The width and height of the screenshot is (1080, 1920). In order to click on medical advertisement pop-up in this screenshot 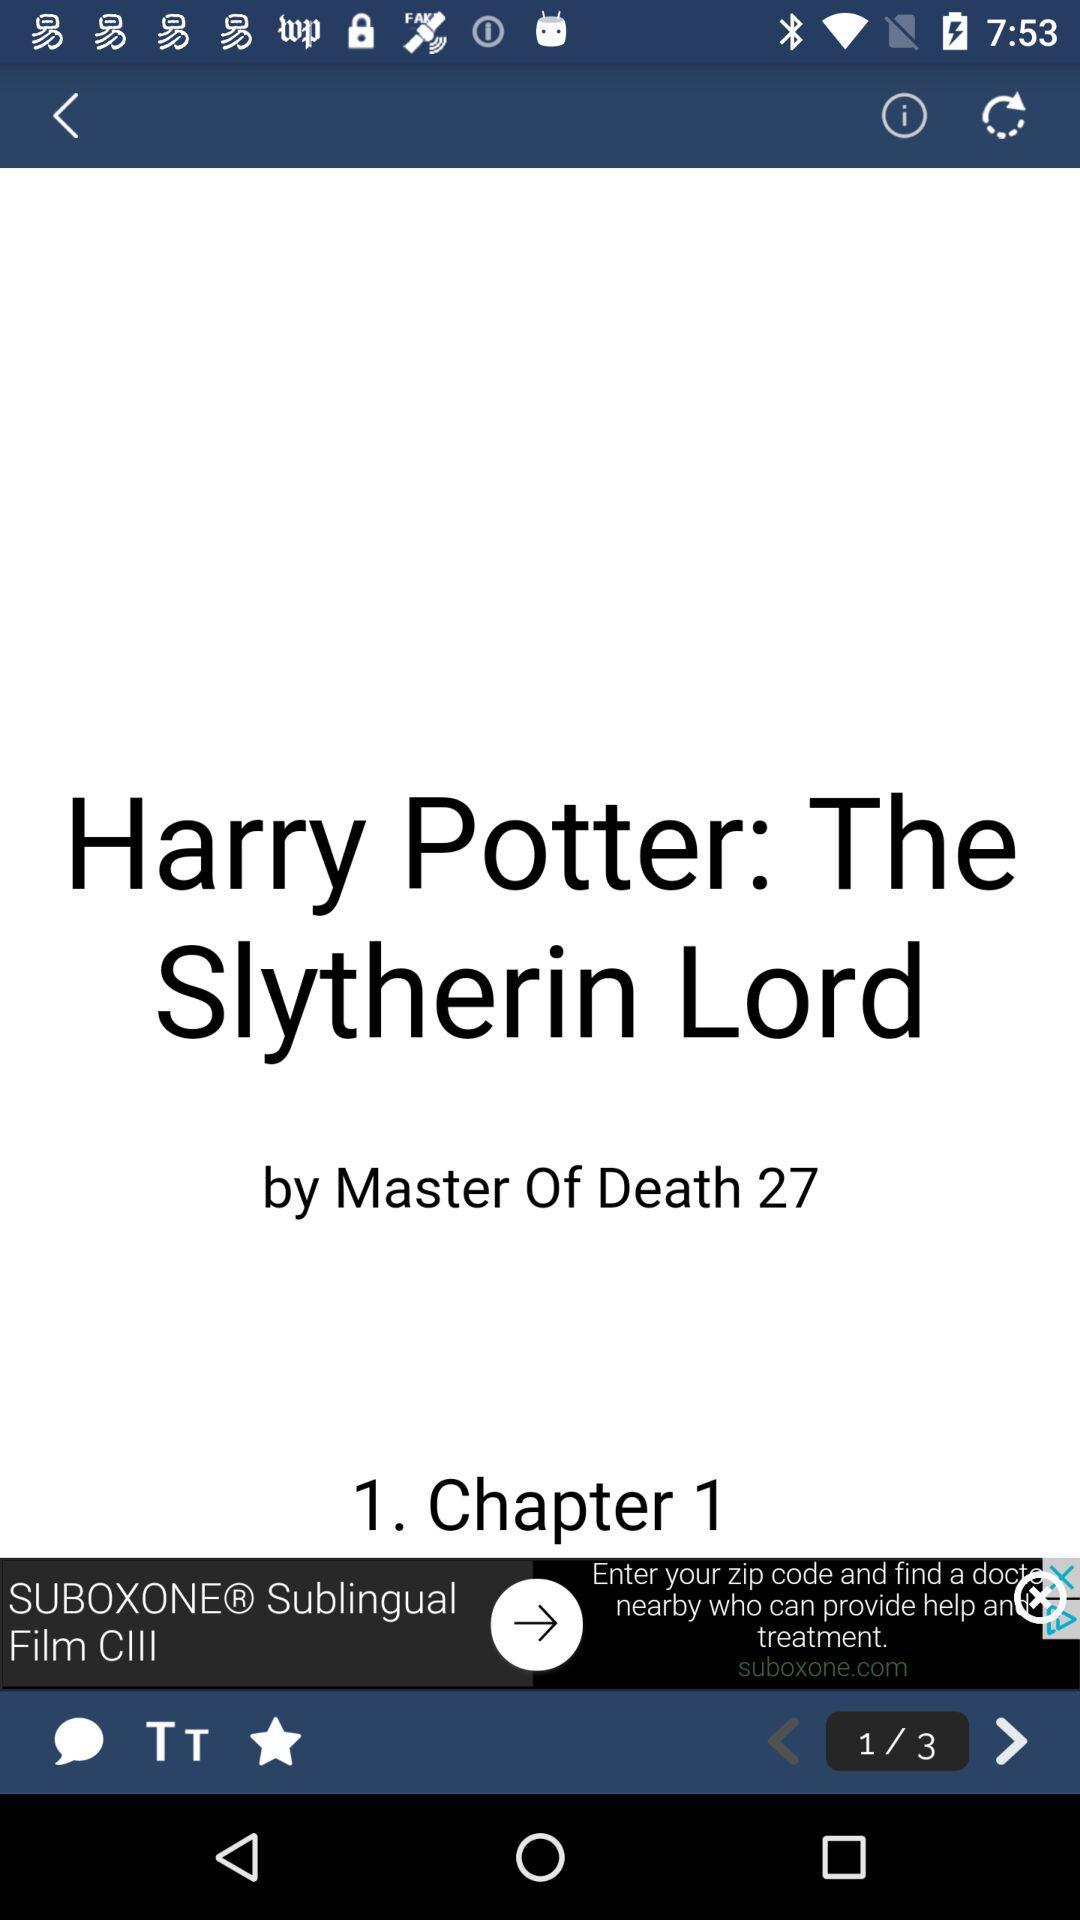, I will do `click(540, 1623)`.